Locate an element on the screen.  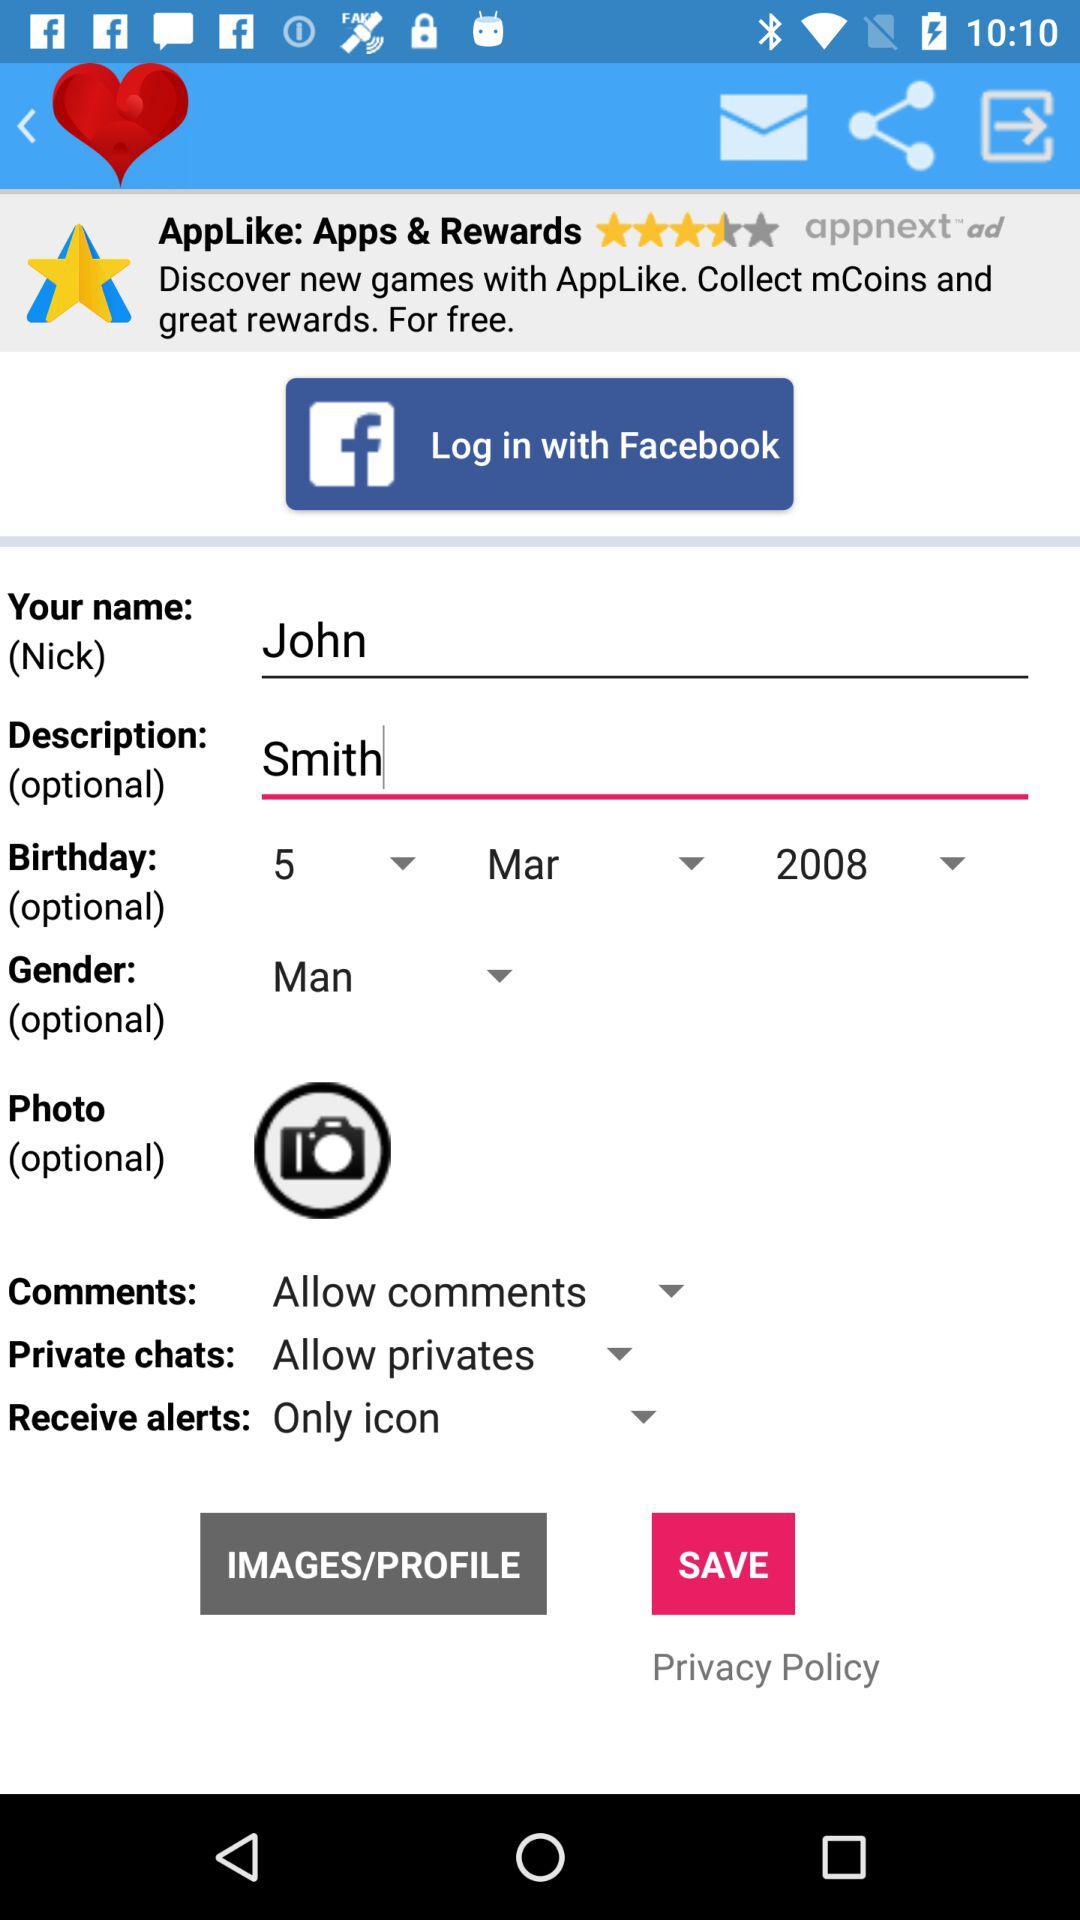
the email icon is located at coordinates (764, 124).